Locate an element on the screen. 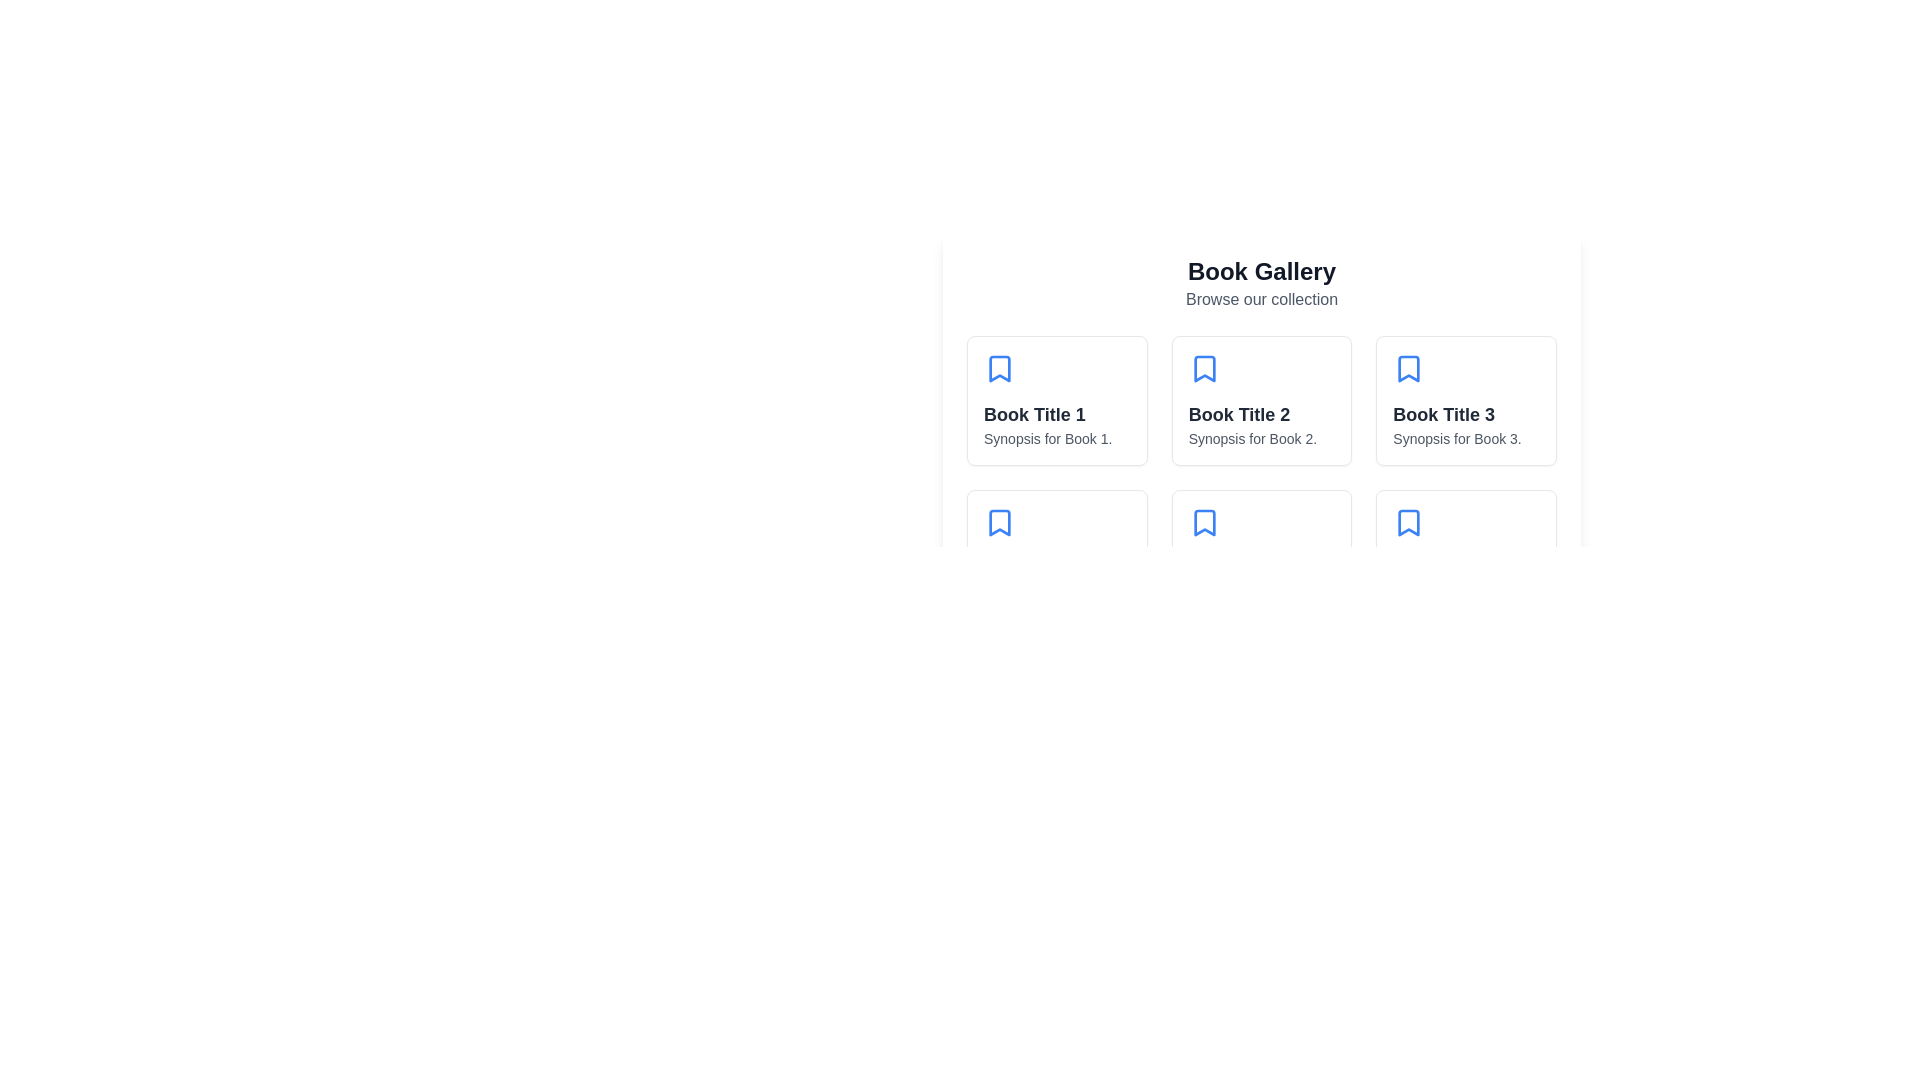 This screenshot has height=1080, width=1920. the static text providing a summary or description of the book located in the third card of the 'Book Gallery' section, positioned below 'Book Title 3' is located at coordinates (1457, 438).